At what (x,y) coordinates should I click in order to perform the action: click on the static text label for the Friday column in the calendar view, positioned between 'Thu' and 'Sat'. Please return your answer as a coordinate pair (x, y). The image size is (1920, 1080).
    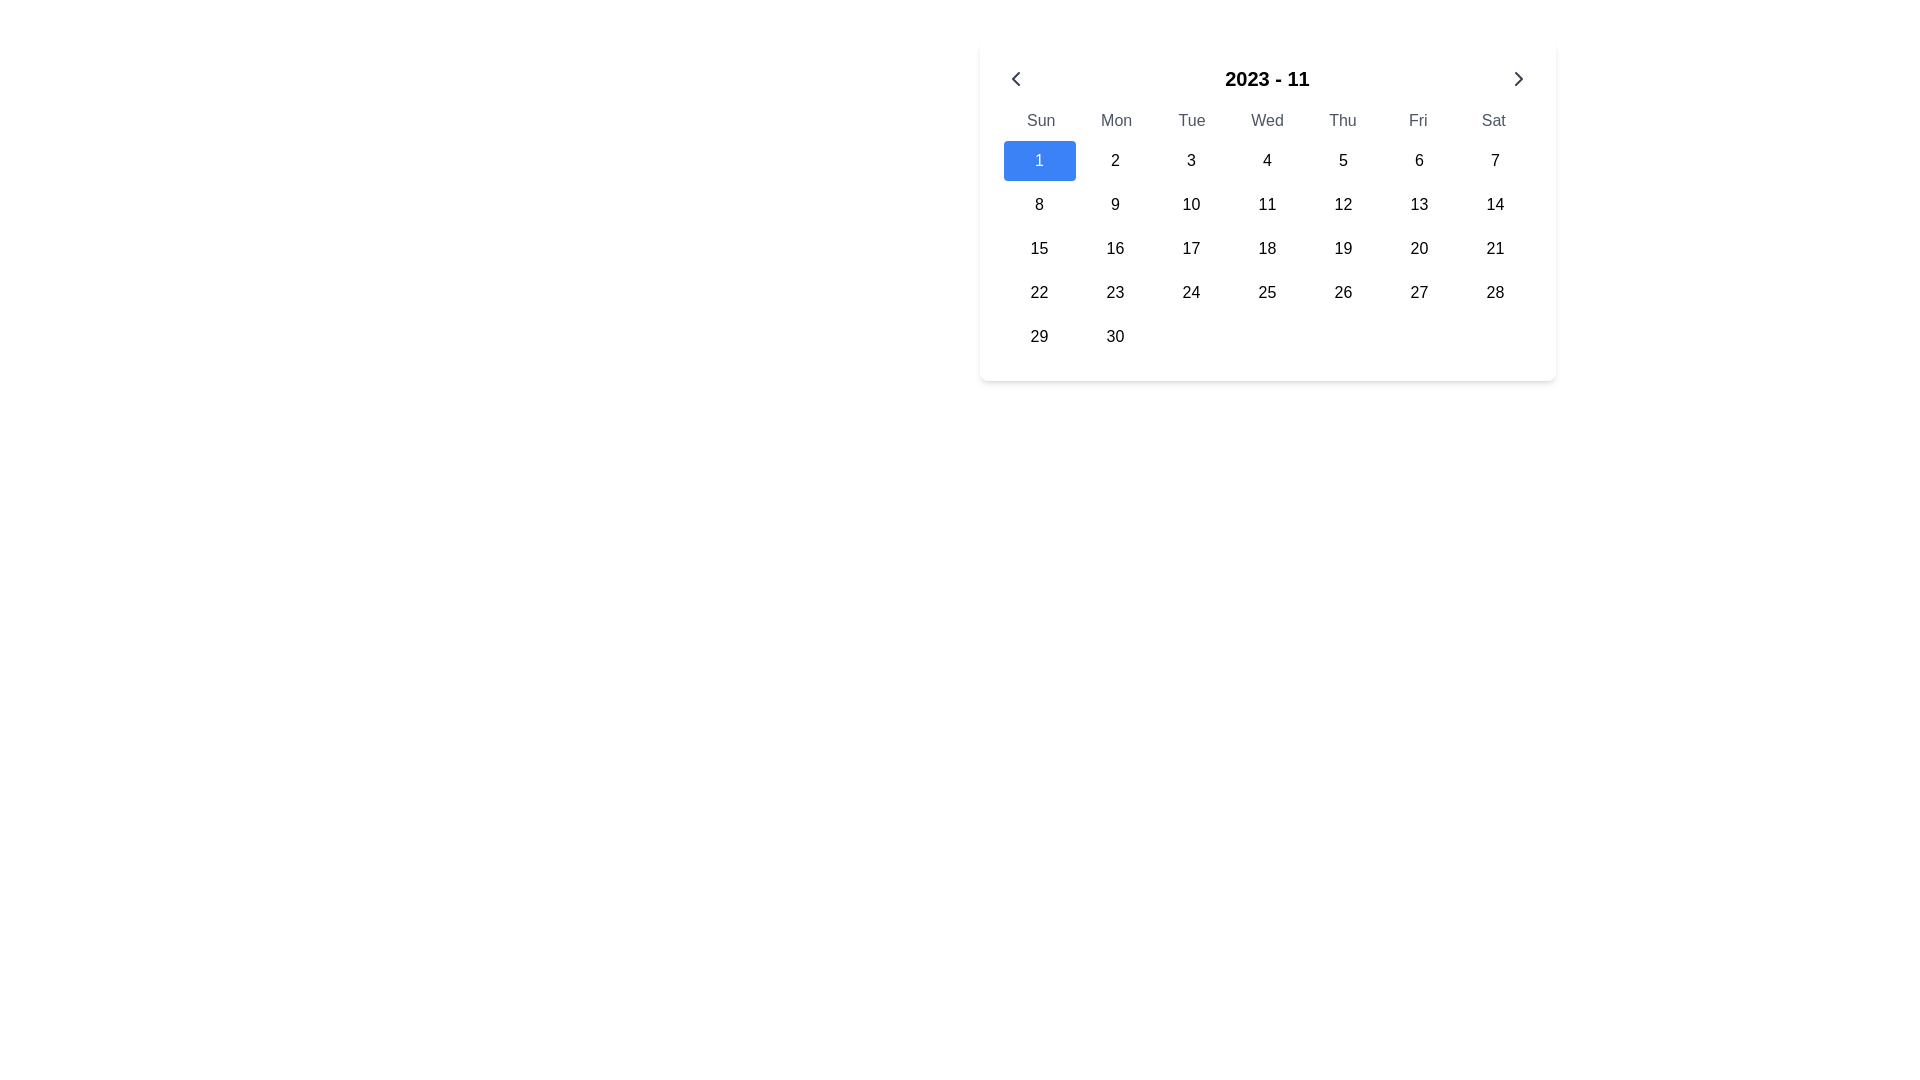
    Looking at the image, I should click on (1416, 120).